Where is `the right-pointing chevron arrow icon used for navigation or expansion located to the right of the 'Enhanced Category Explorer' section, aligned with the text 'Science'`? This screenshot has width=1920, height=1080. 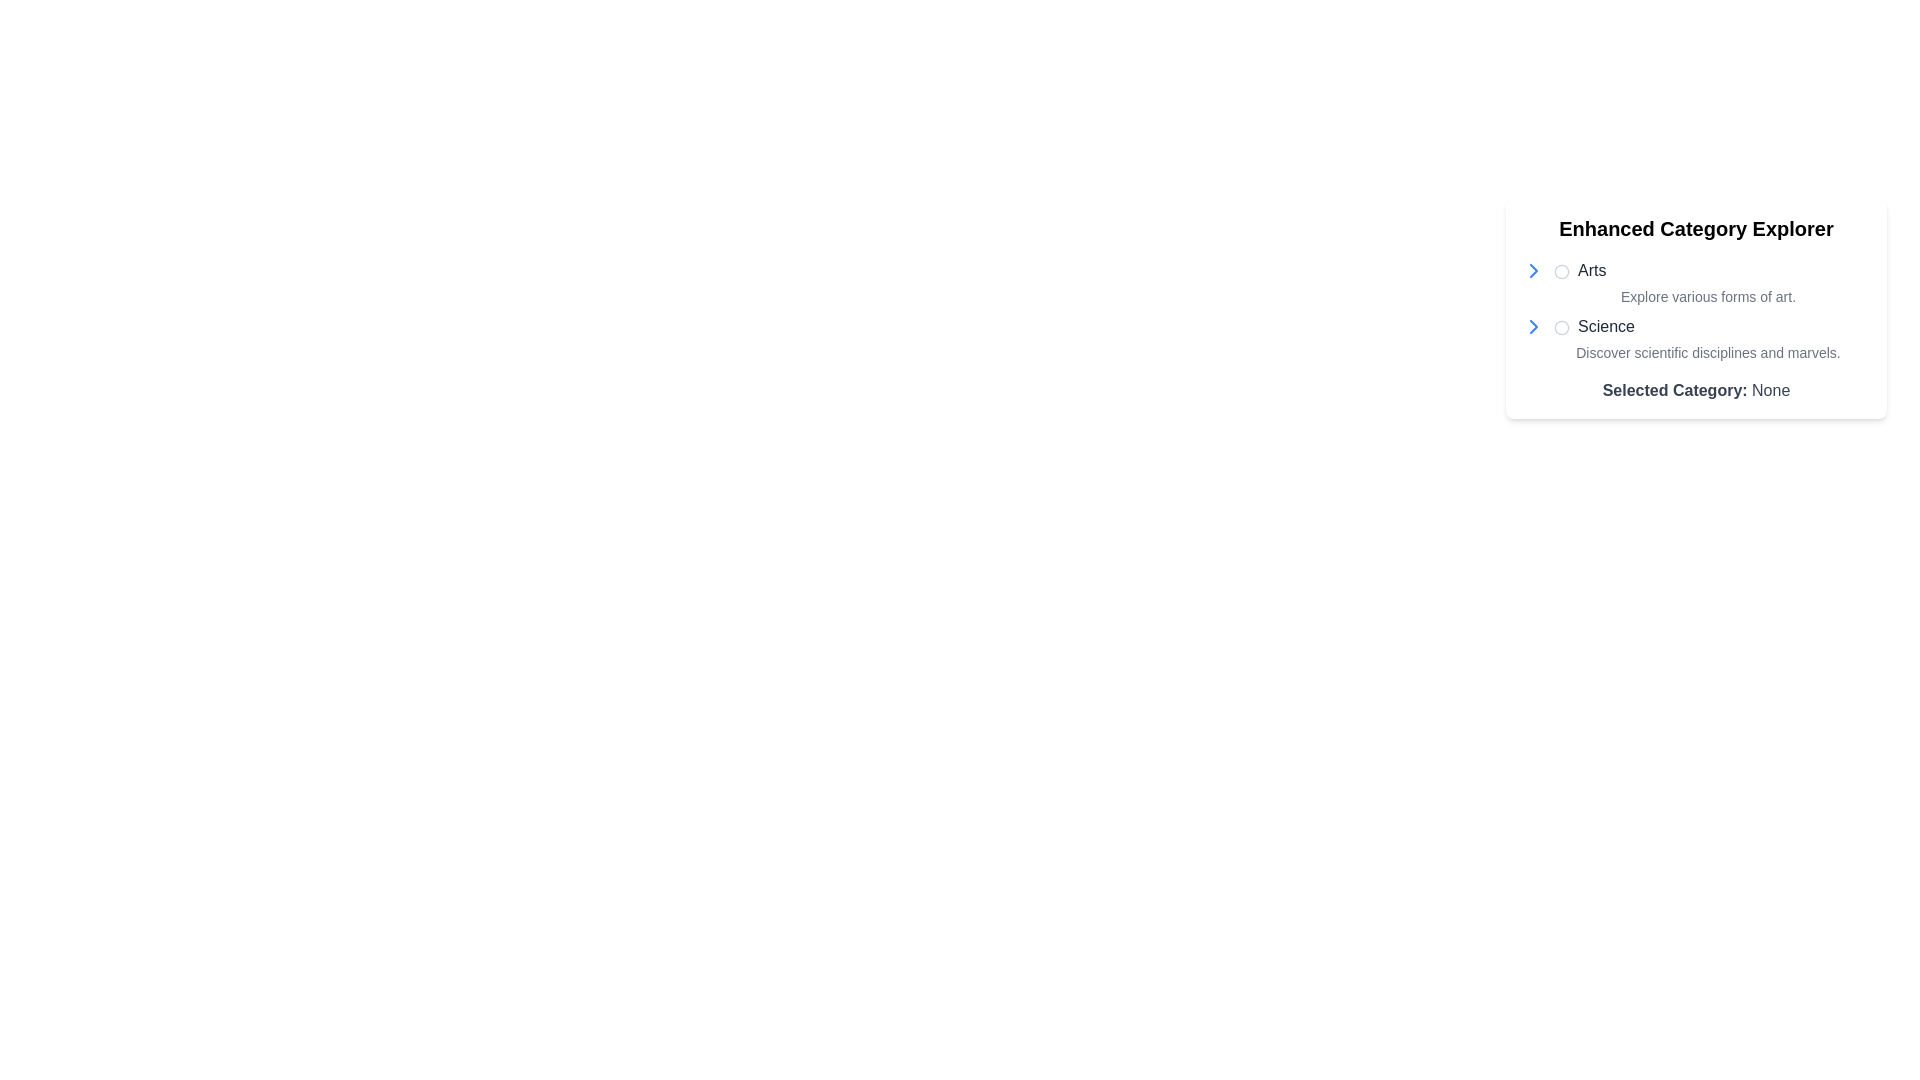
the right-pointing chevron arrow icon used for navigation or expansion located to the right of the 'Enhanced Category Explorer' section, aligned with the text 'Science' is located at coordinates (1533, 270).